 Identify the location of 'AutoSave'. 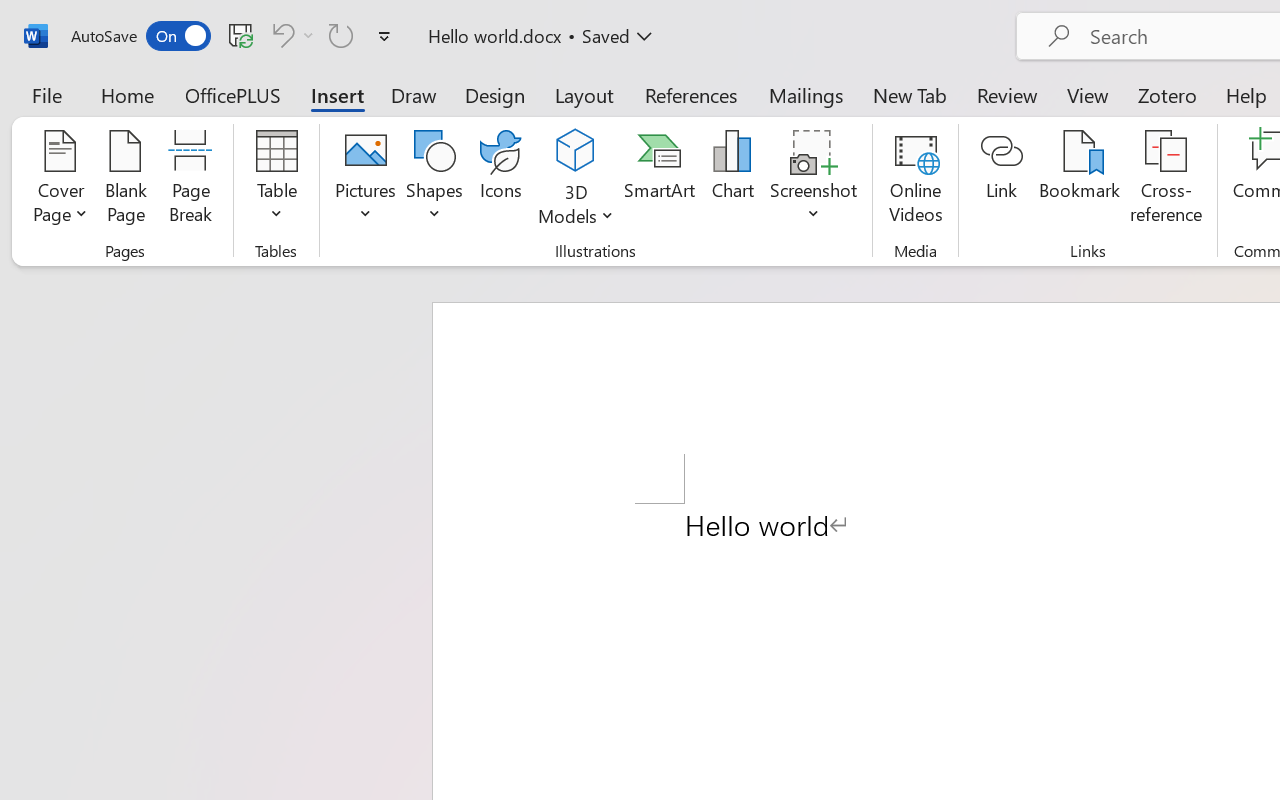
(139, 35).